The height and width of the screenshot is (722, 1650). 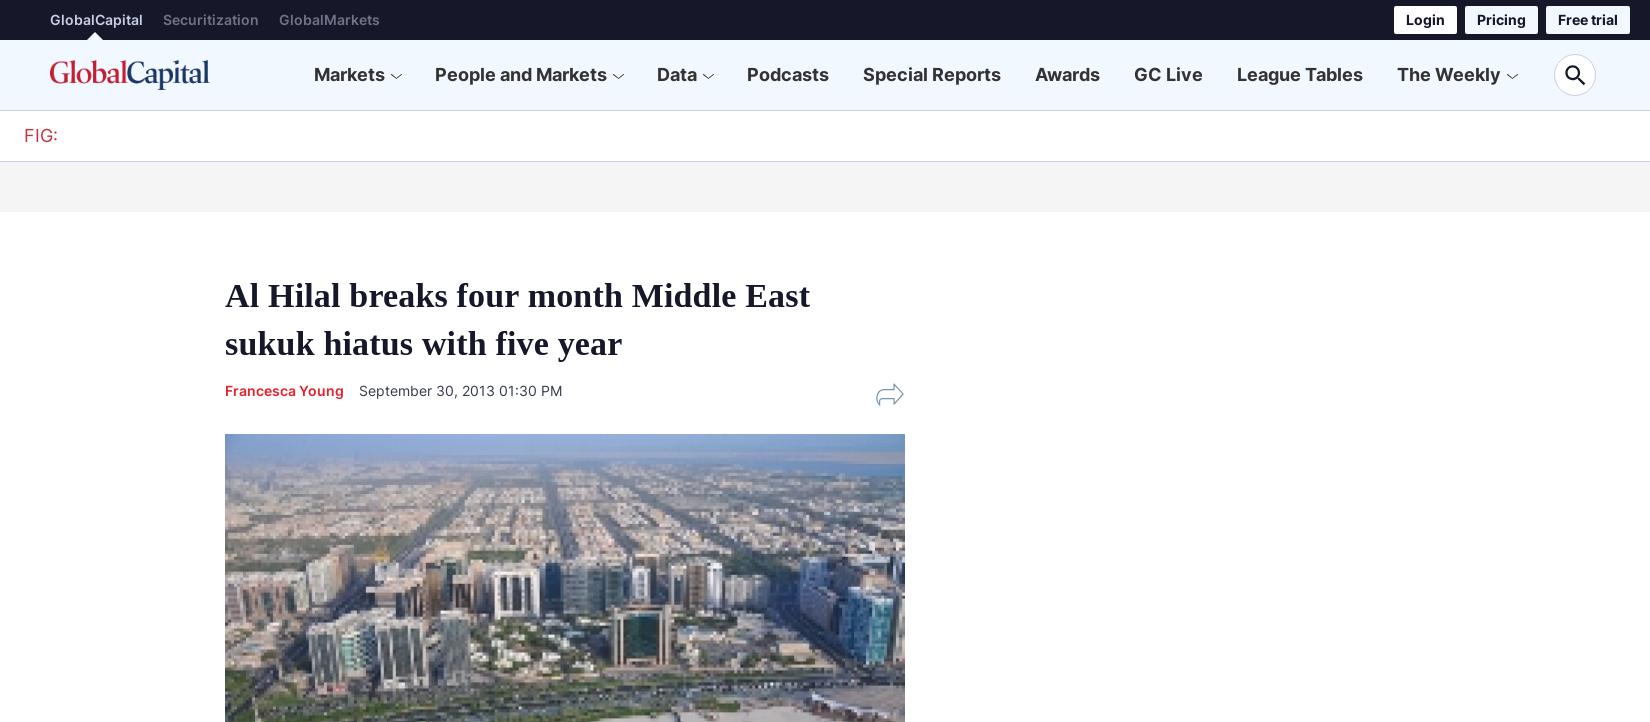 I want to click on 'Special Reports', so click(x=931, y=73).